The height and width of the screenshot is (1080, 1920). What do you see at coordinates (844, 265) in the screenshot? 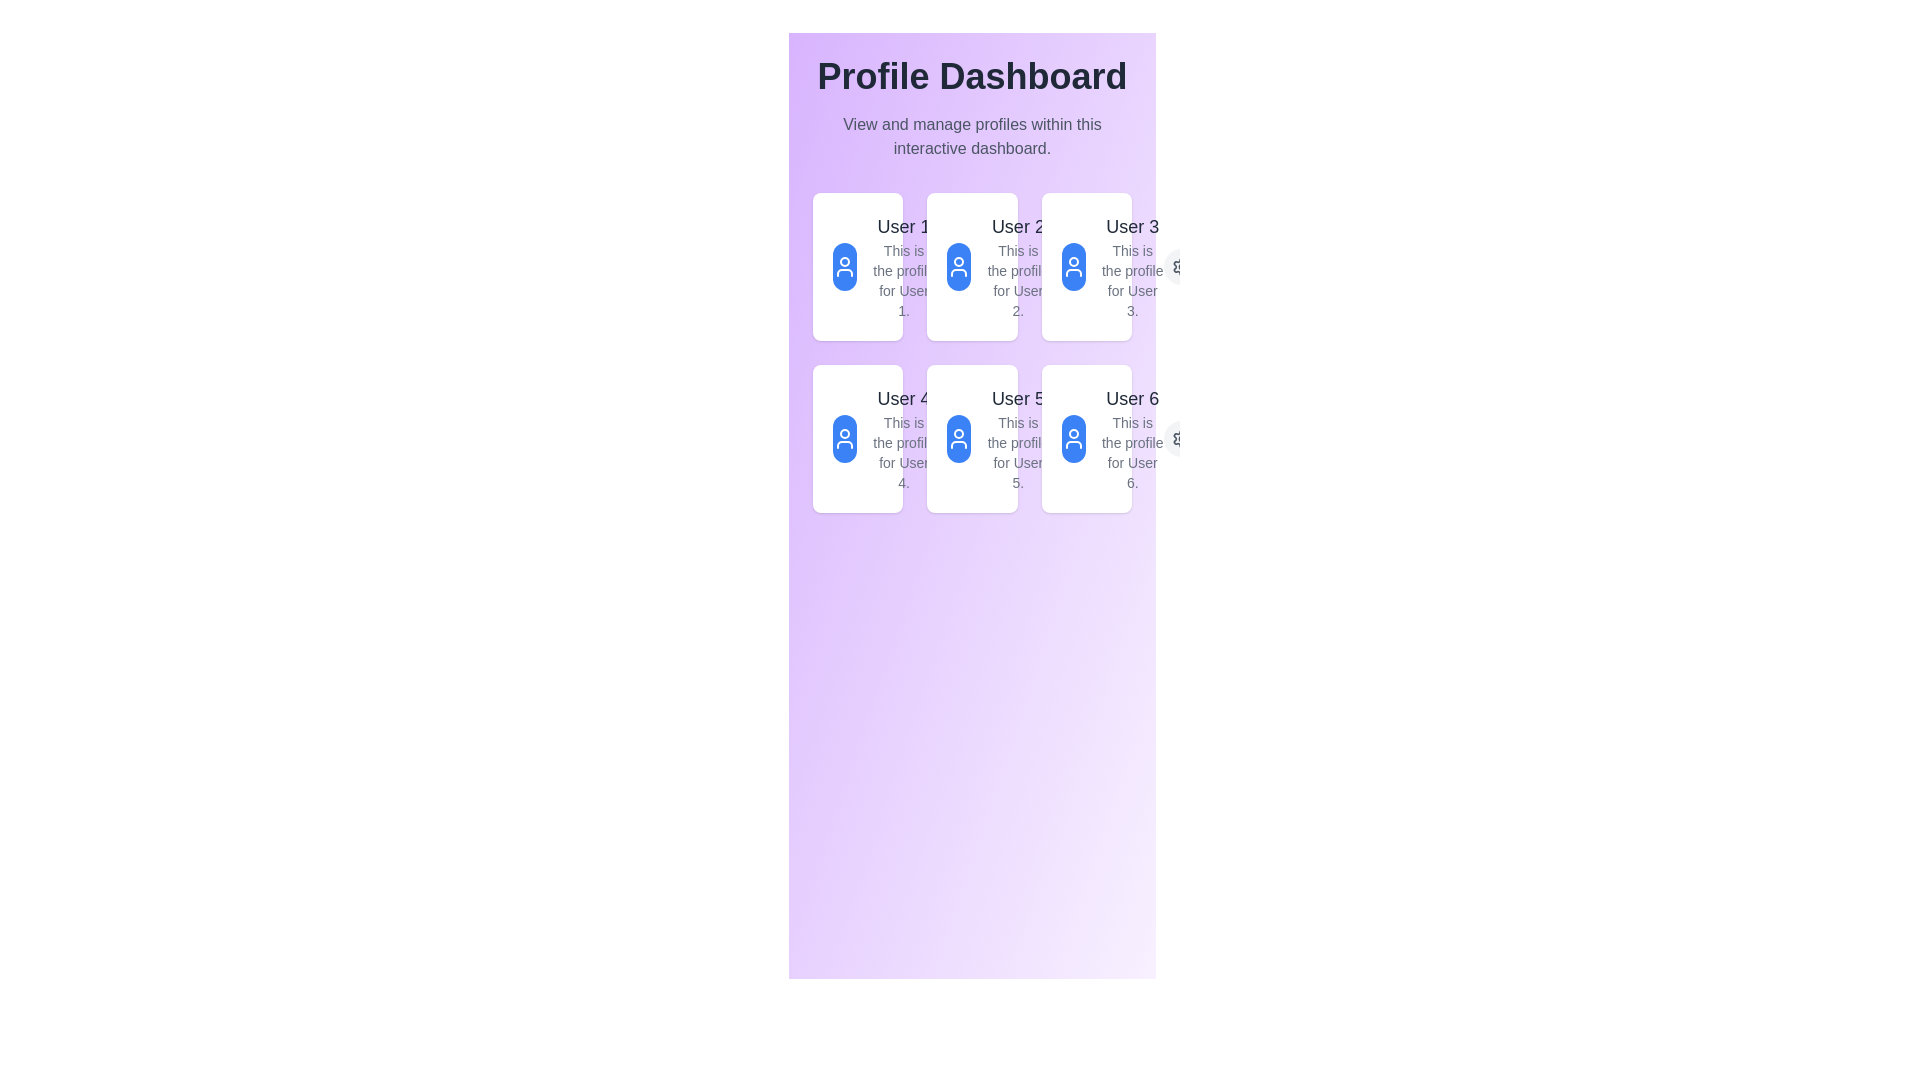
I see `the user profile SVG icon located at the top of the first profile card labeled 'User 1', which is represented by a circular blue background` at bounding box center [844, 265].